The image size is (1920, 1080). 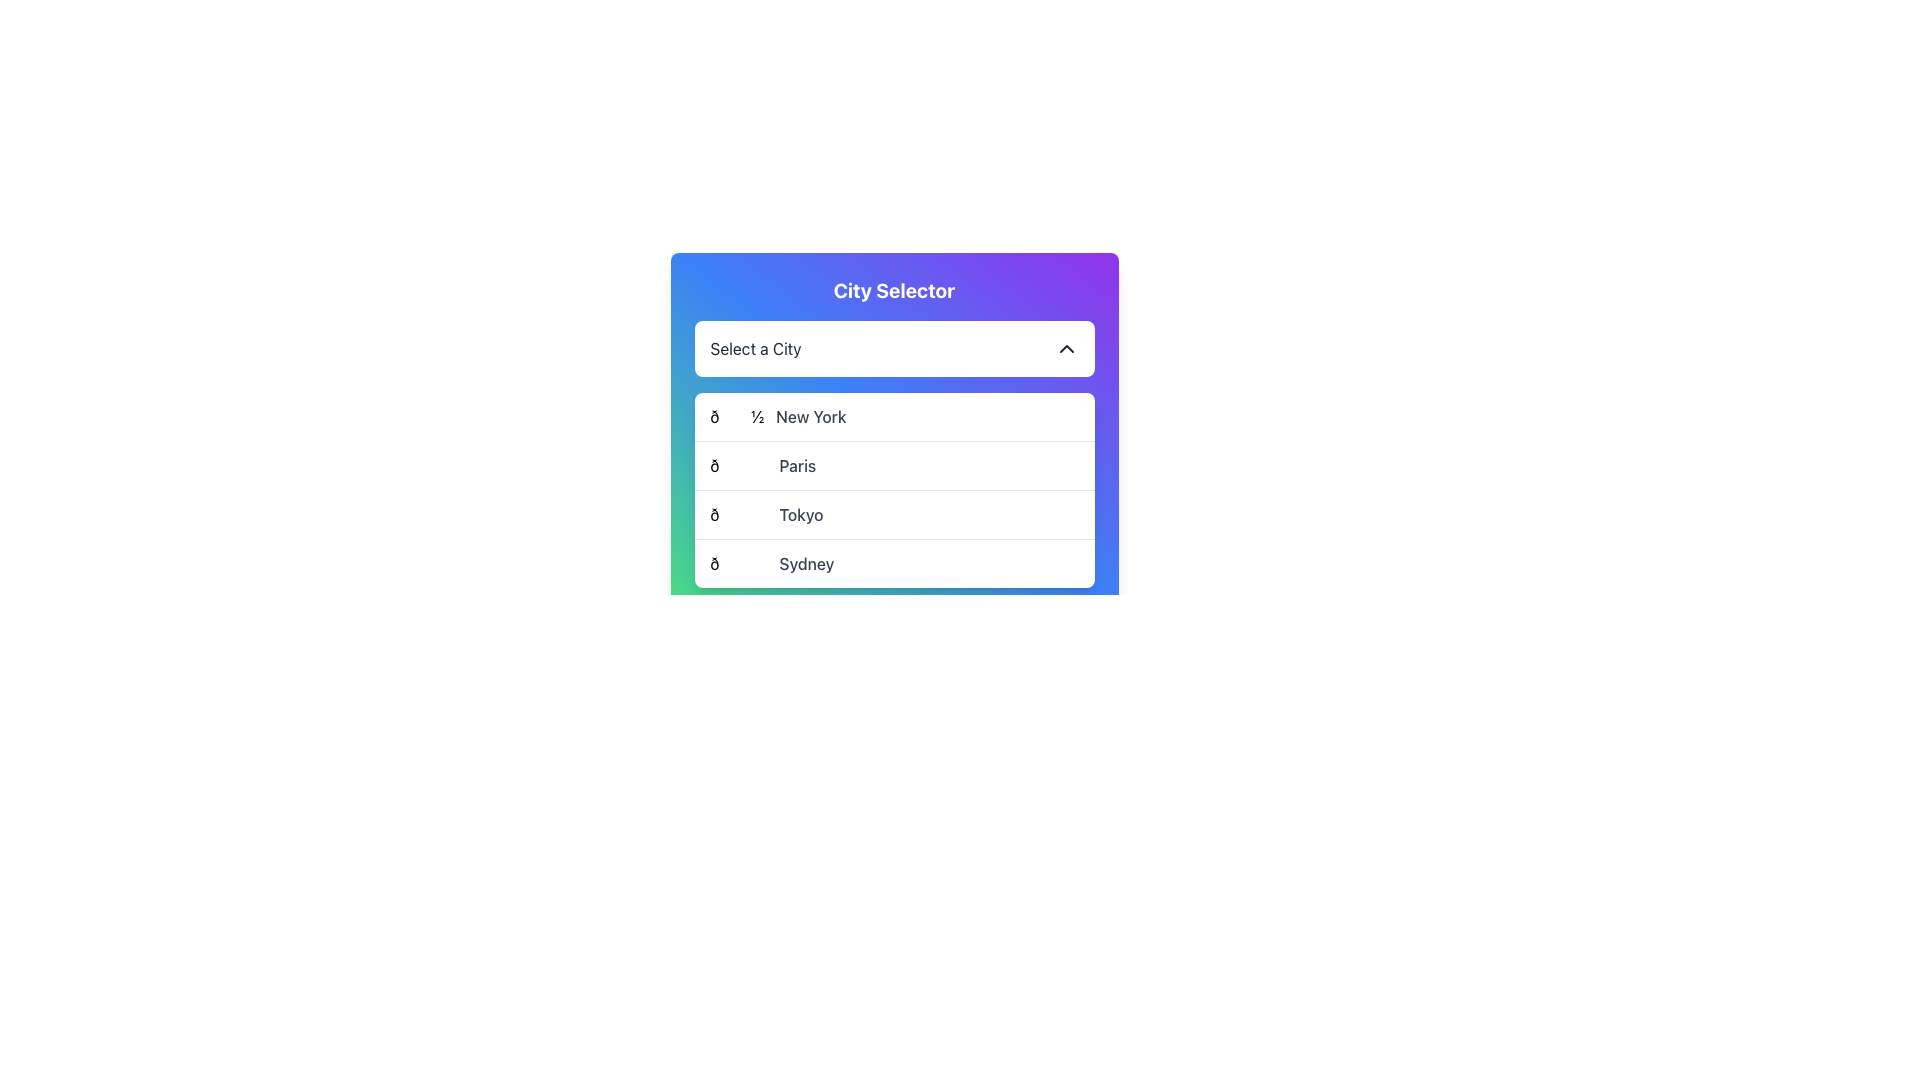 What do you see at coordinates (771, 563) in the screenshot?
I see `the dropdown menu option labeled '🌉 Sydney', which is the fourth item in the list of cities` at bounding box center [771, 563].